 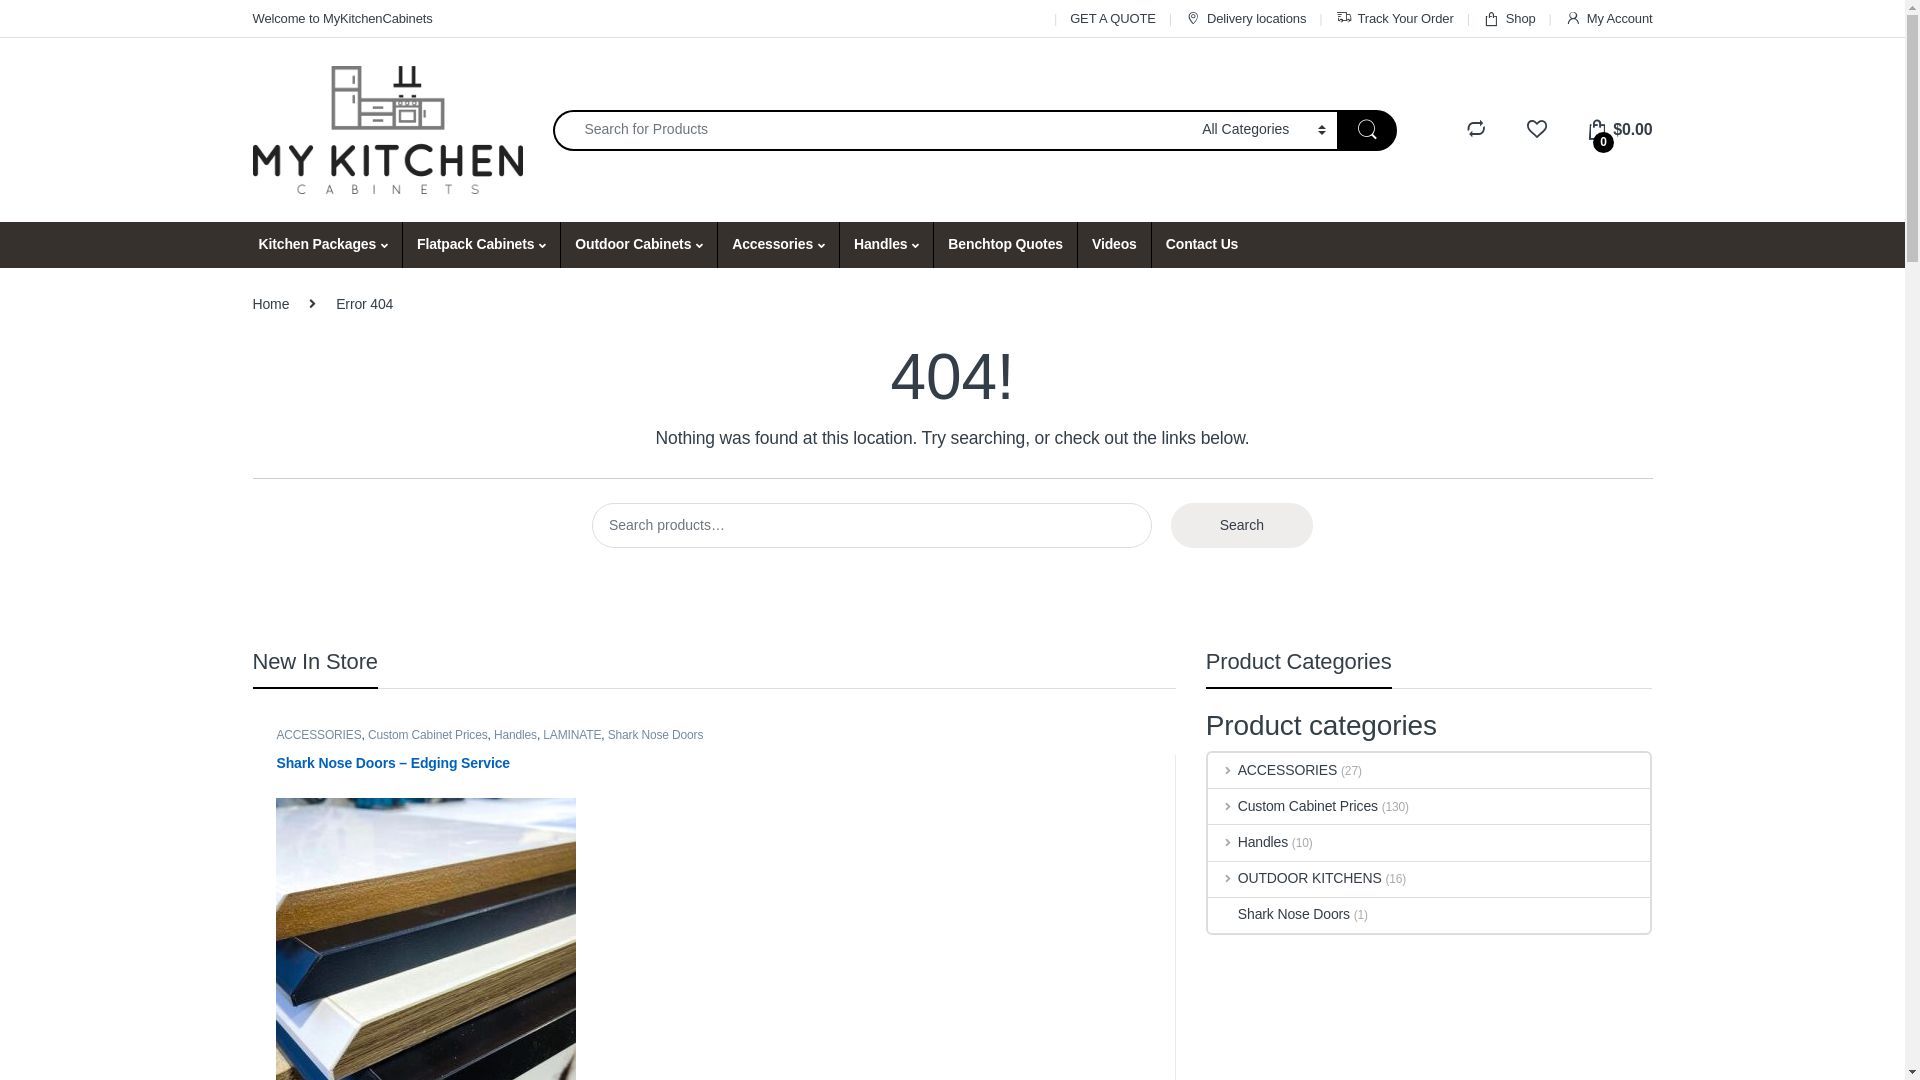 What do you see at coordinates (1112, 244) in the screenshot?
I see `'Videos'` at bounding box center [1112, 244].